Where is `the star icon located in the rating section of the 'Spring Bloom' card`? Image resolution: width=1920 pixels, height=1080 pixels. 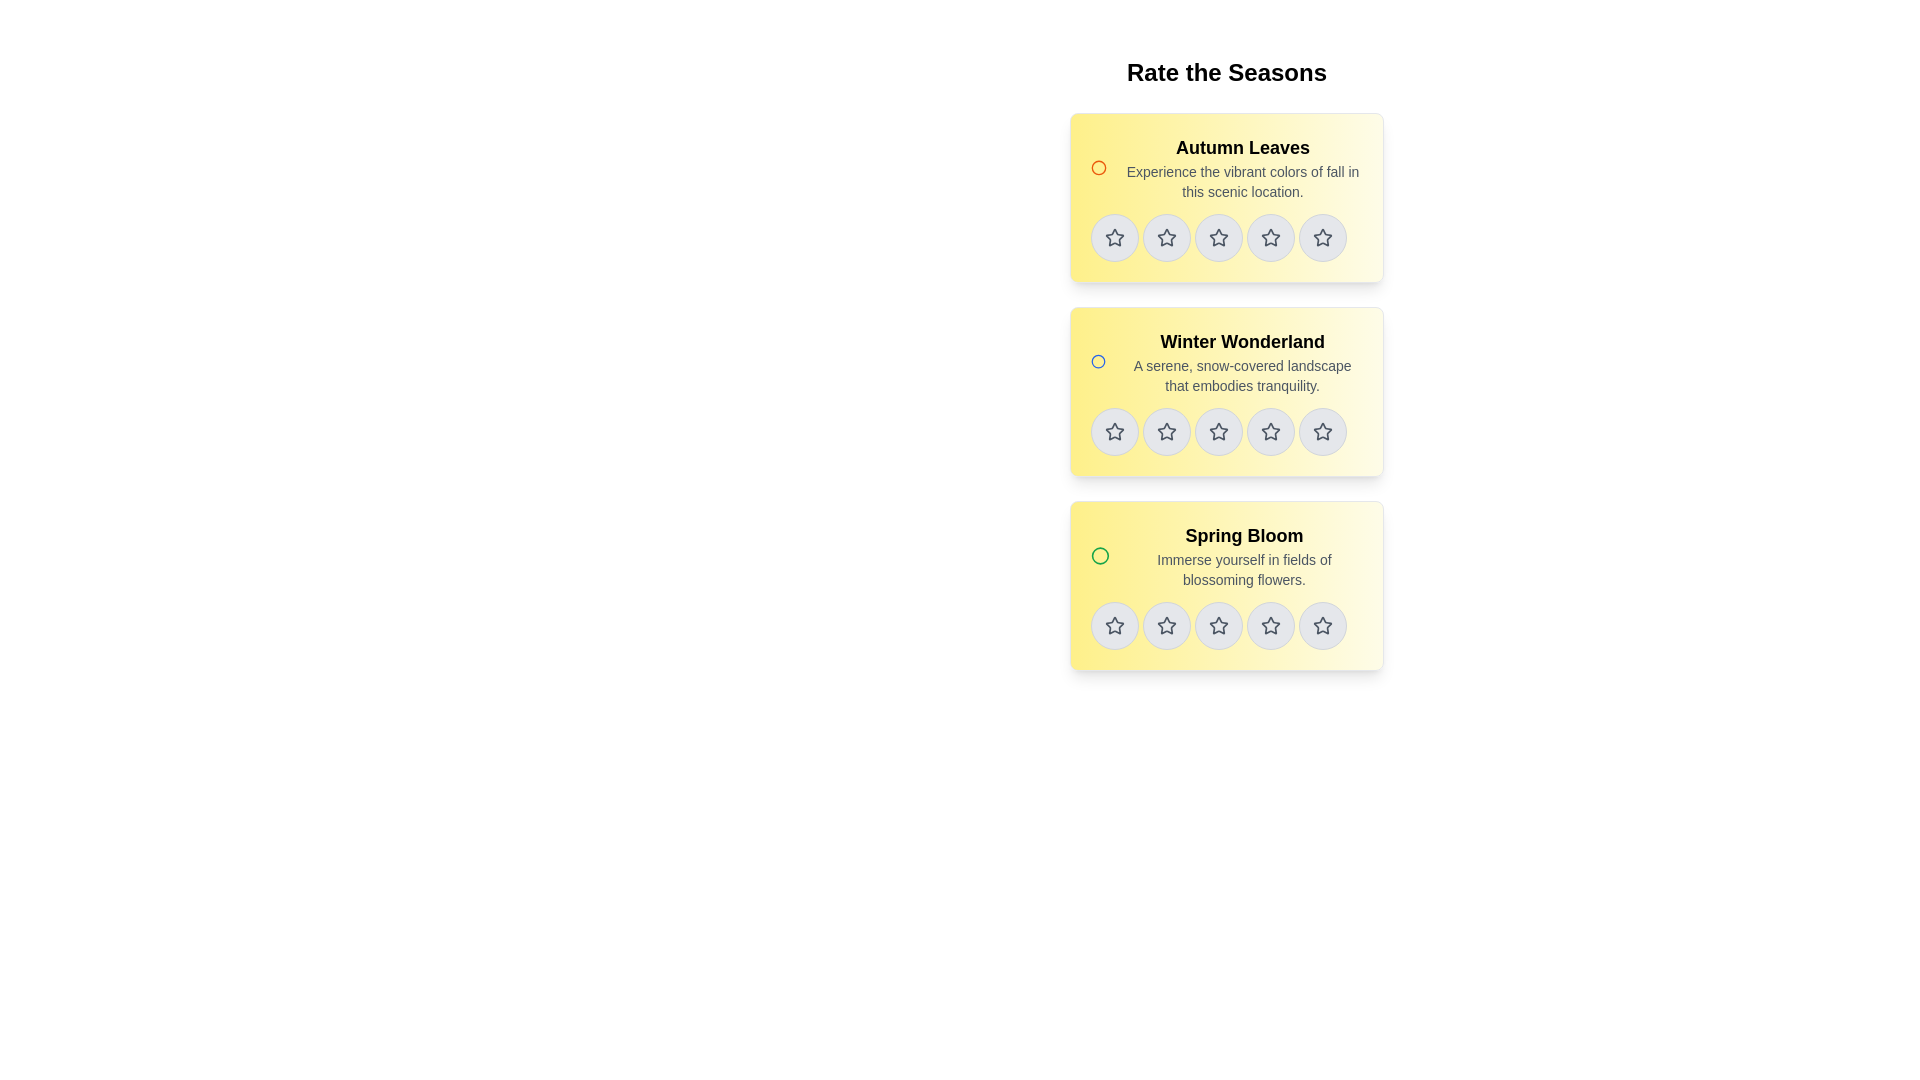
the star icon located in the rating section of the 'Spring Bloom' card is located at coordinates (1323, 624).